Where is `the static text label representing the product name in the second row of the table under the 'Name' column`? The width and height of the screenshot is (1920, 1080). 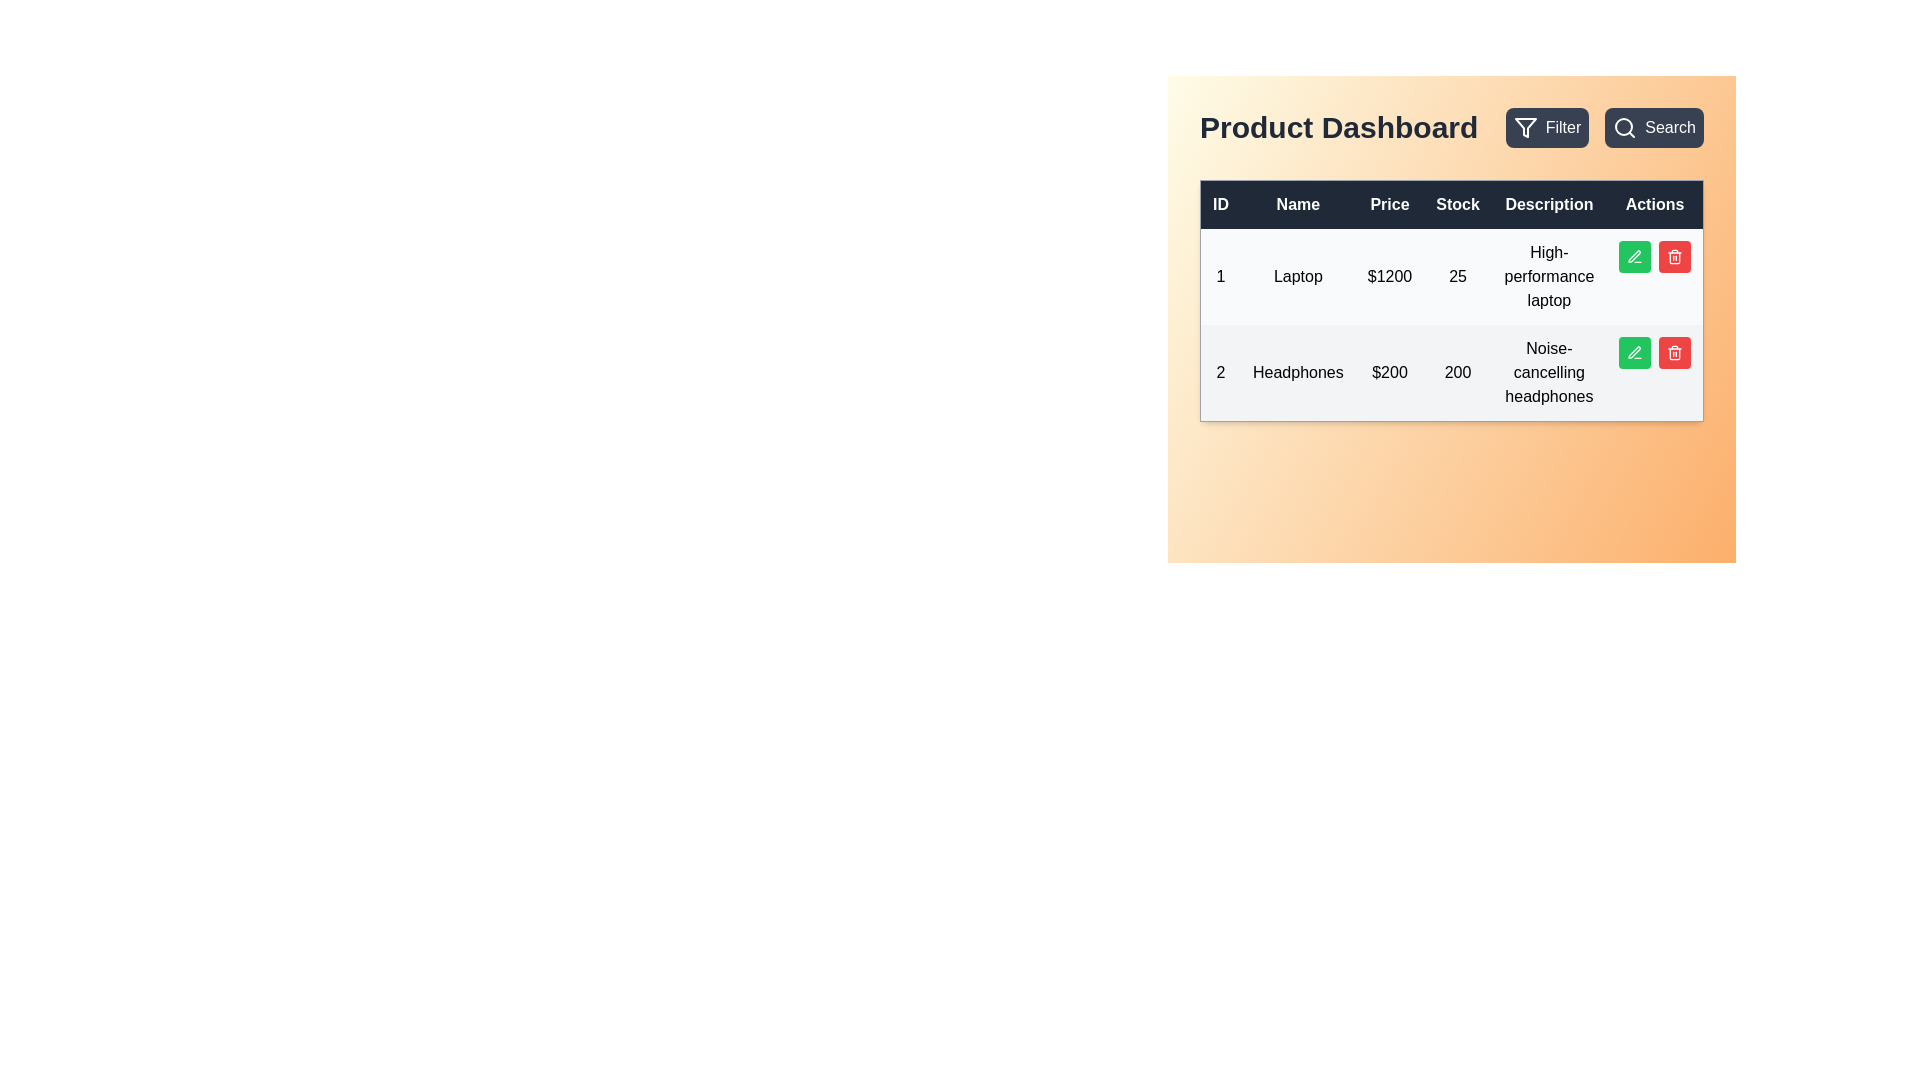
the static text label representing the product name in the second row of the table under the 'Name' column is located at coordinates (1298, 373).